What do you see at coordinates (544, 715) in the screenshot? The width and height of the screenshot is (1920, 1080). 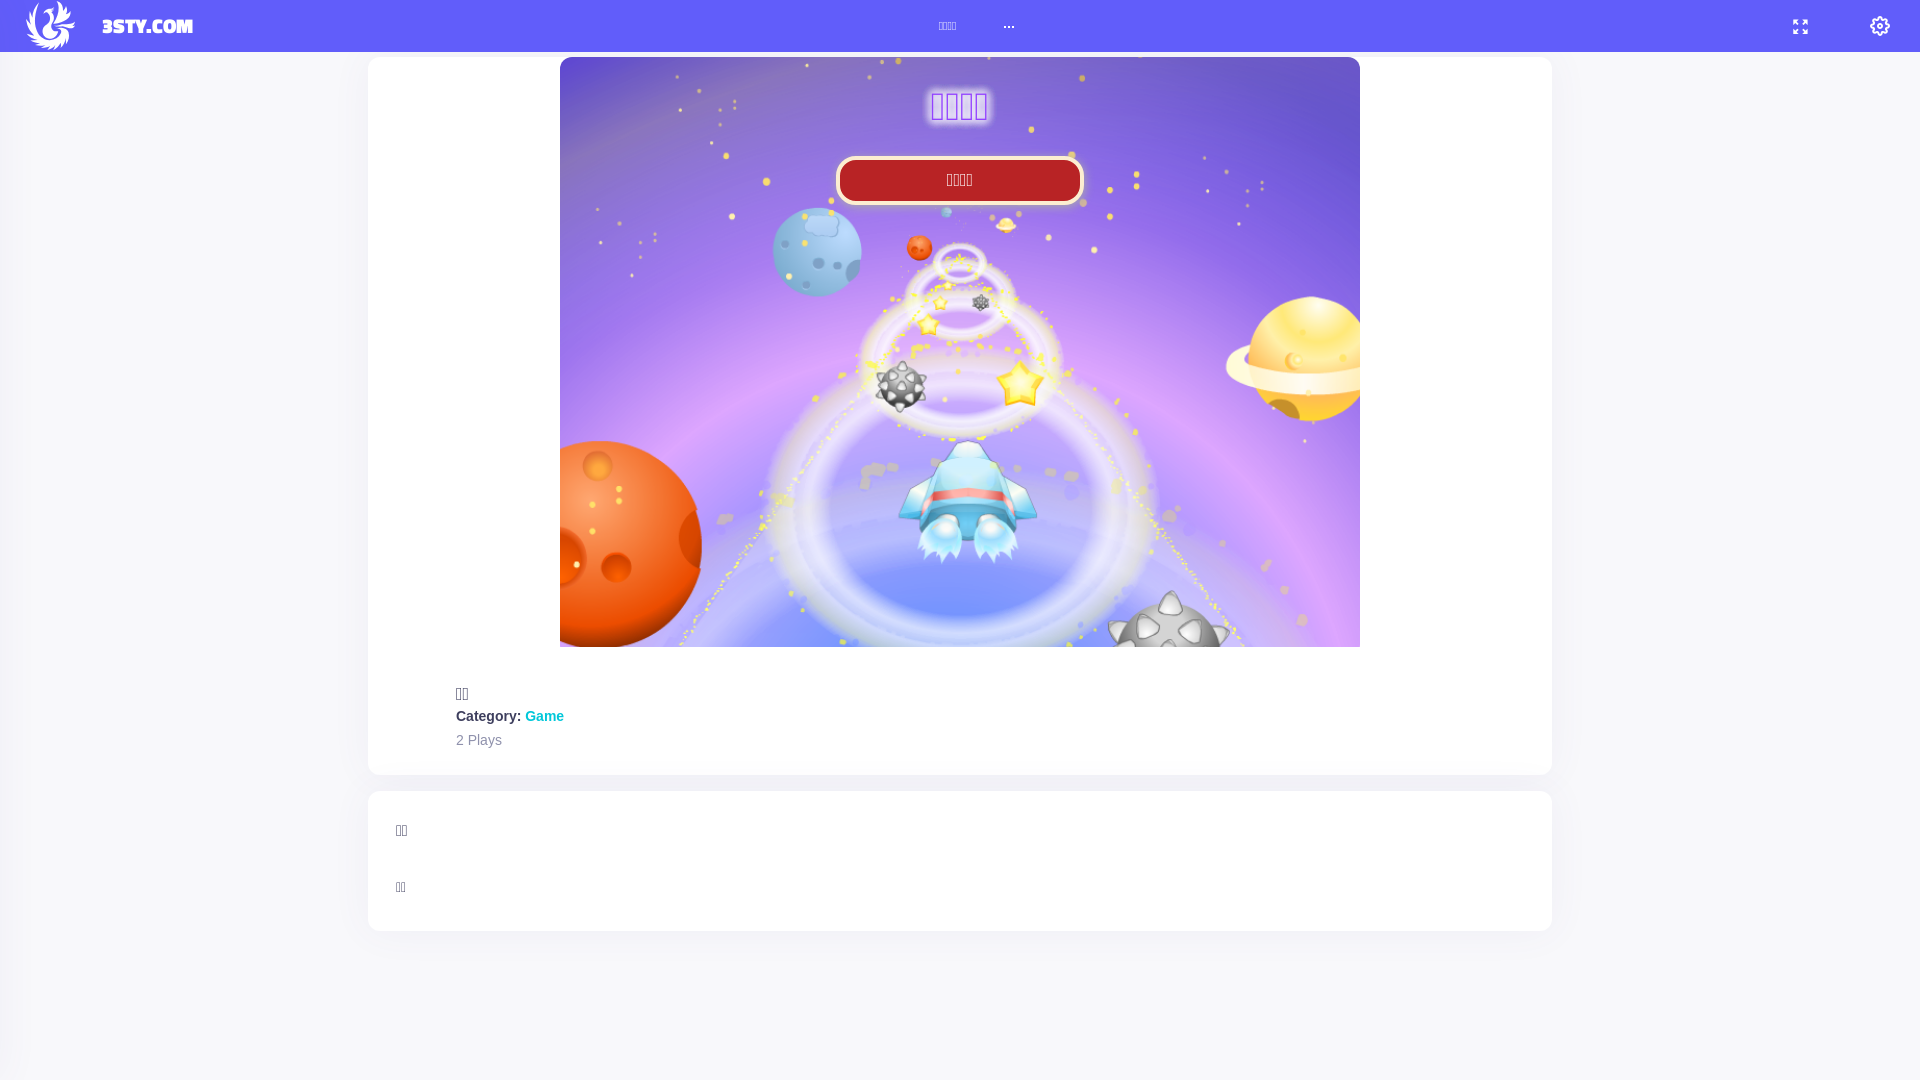 I see `'Game'` at bounding box center [544, 715].